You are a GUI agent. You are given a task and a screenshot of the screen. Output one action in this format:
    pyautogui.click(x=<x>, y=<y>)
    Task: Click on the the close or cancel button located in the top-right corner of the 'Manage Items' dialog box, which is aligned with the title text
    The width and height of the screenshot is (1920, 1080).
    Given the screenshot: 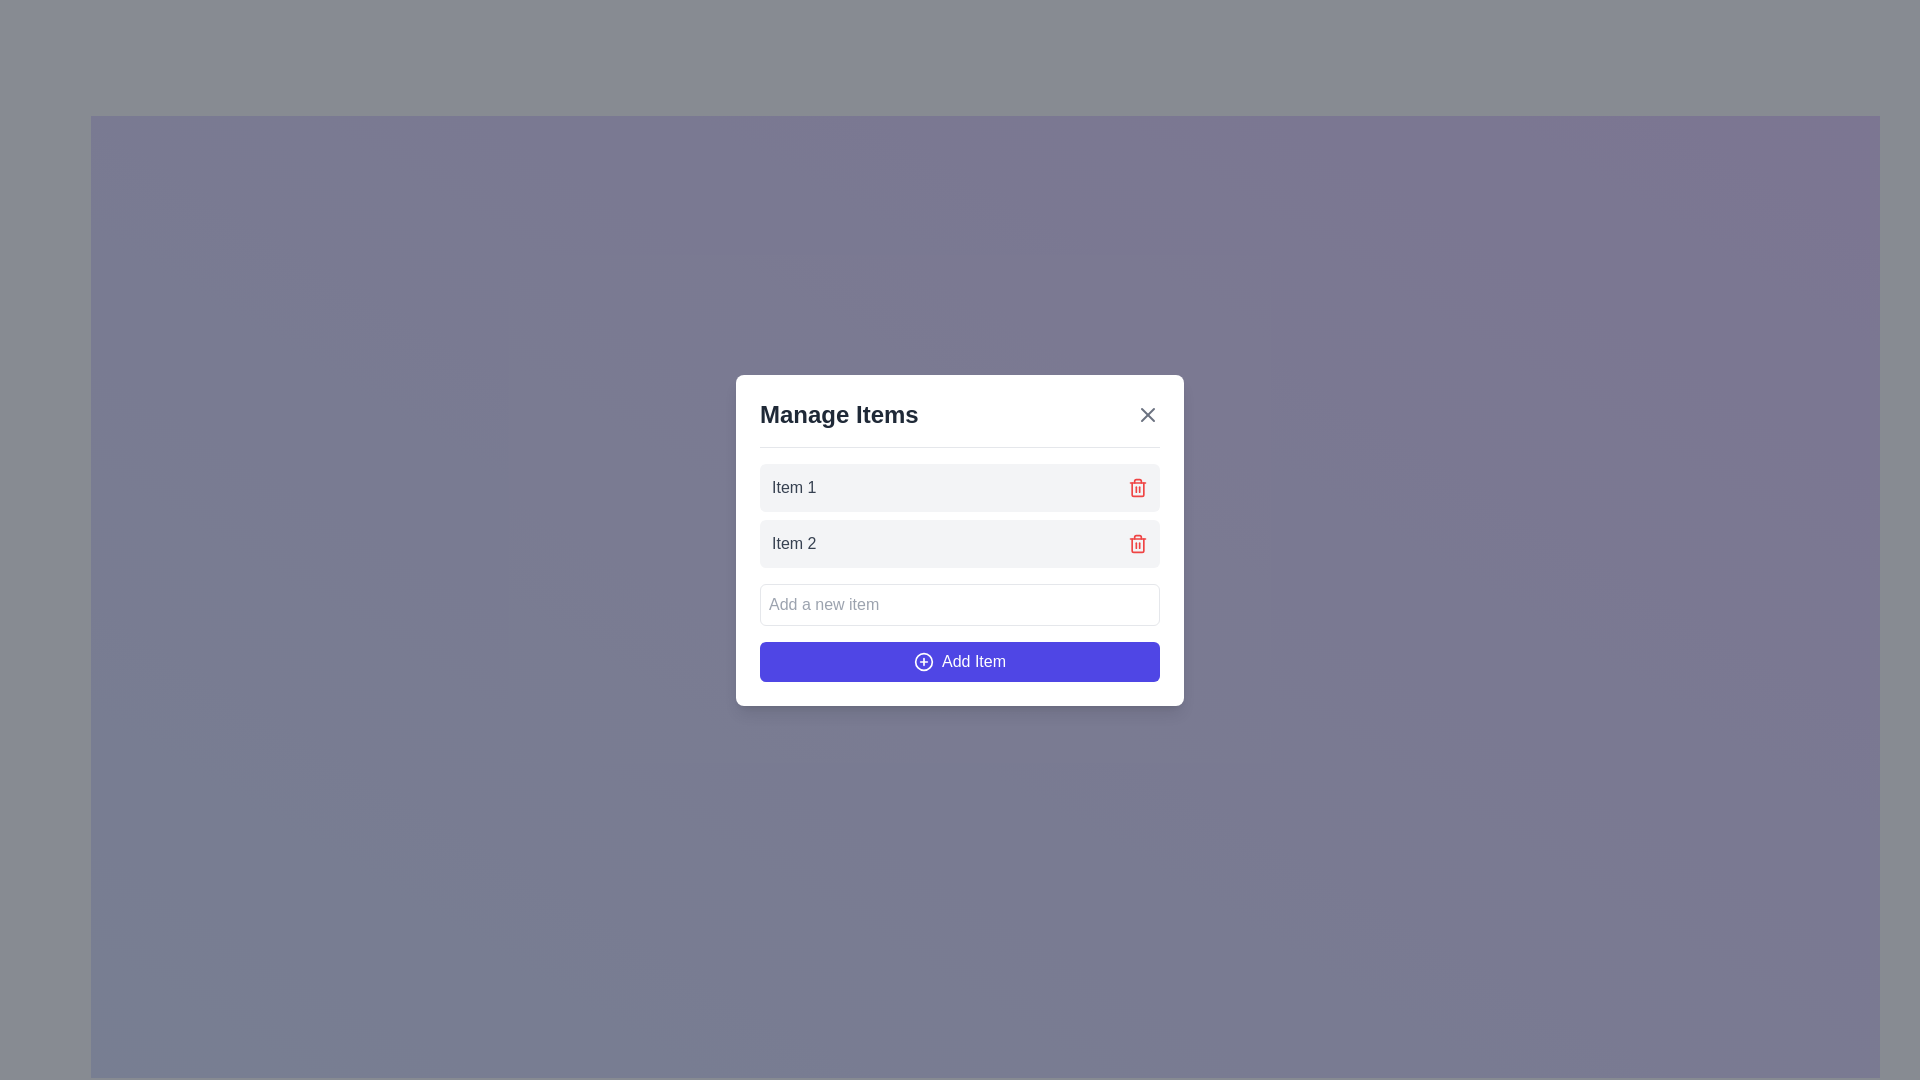 What is the action you would take?
    pyautogui.click(x=1147, y=413)
    